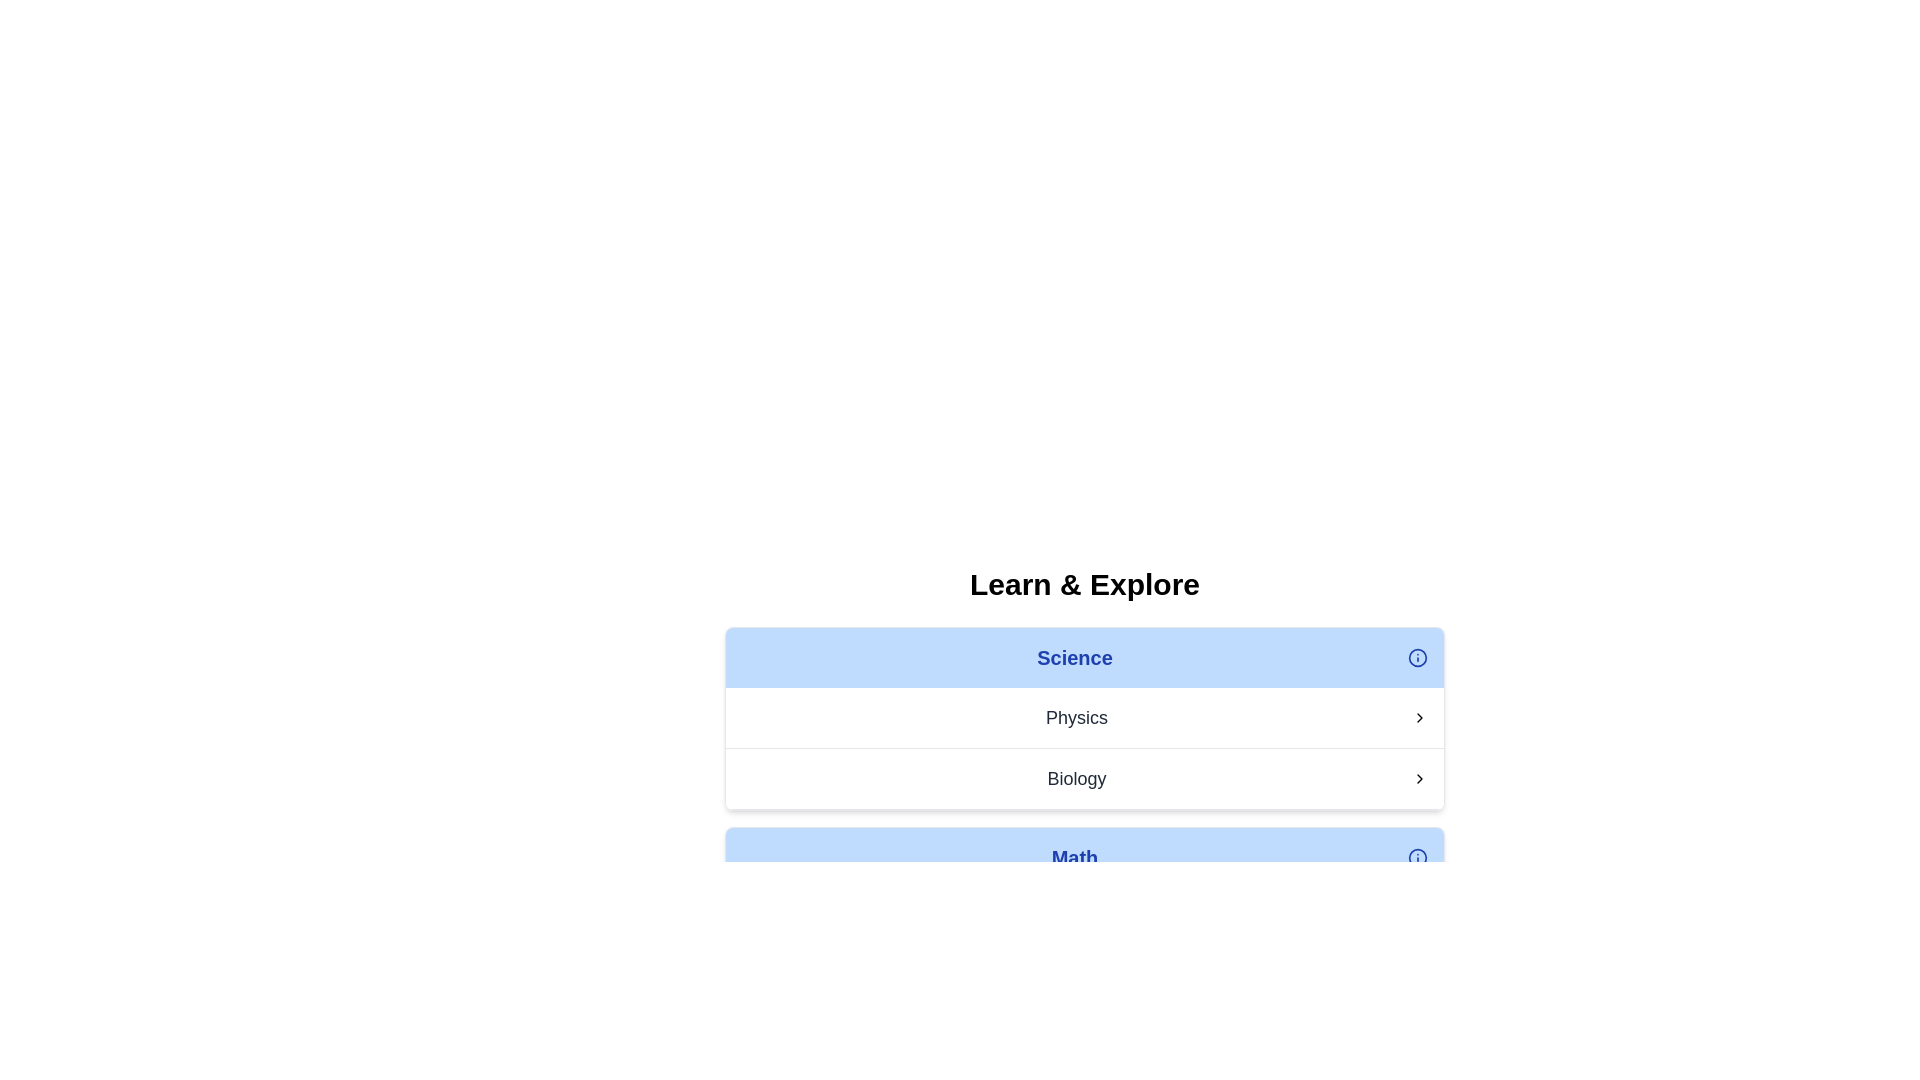  Describe the element at coordinates (1083, 778) in the screenshot. I see `the second list item under the 'Science' section, which is related to 'Biology'` at that location.